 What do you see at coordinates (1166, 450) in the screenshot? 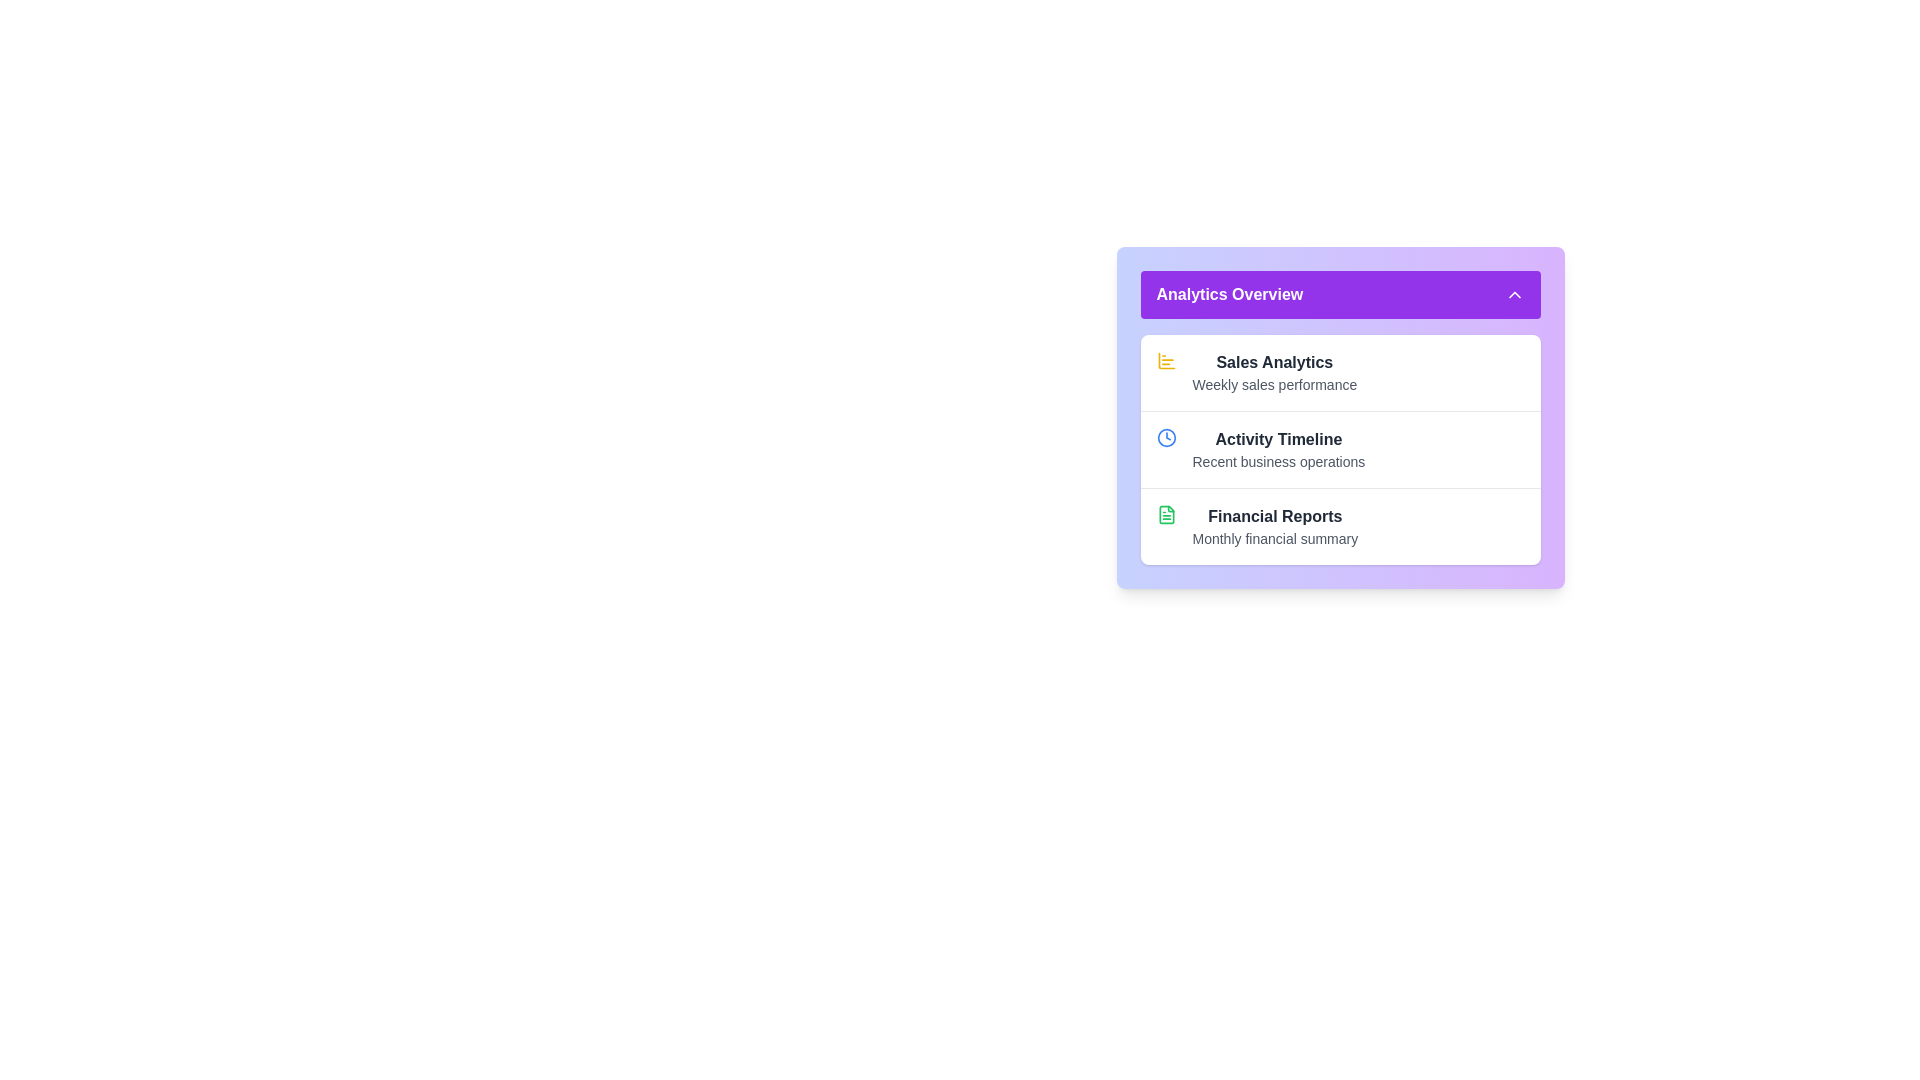
I see `the blue clock icon located in the 'Activity Timeline' section of the 'Analytics Overview' card` at bounding box center [1166, 450].